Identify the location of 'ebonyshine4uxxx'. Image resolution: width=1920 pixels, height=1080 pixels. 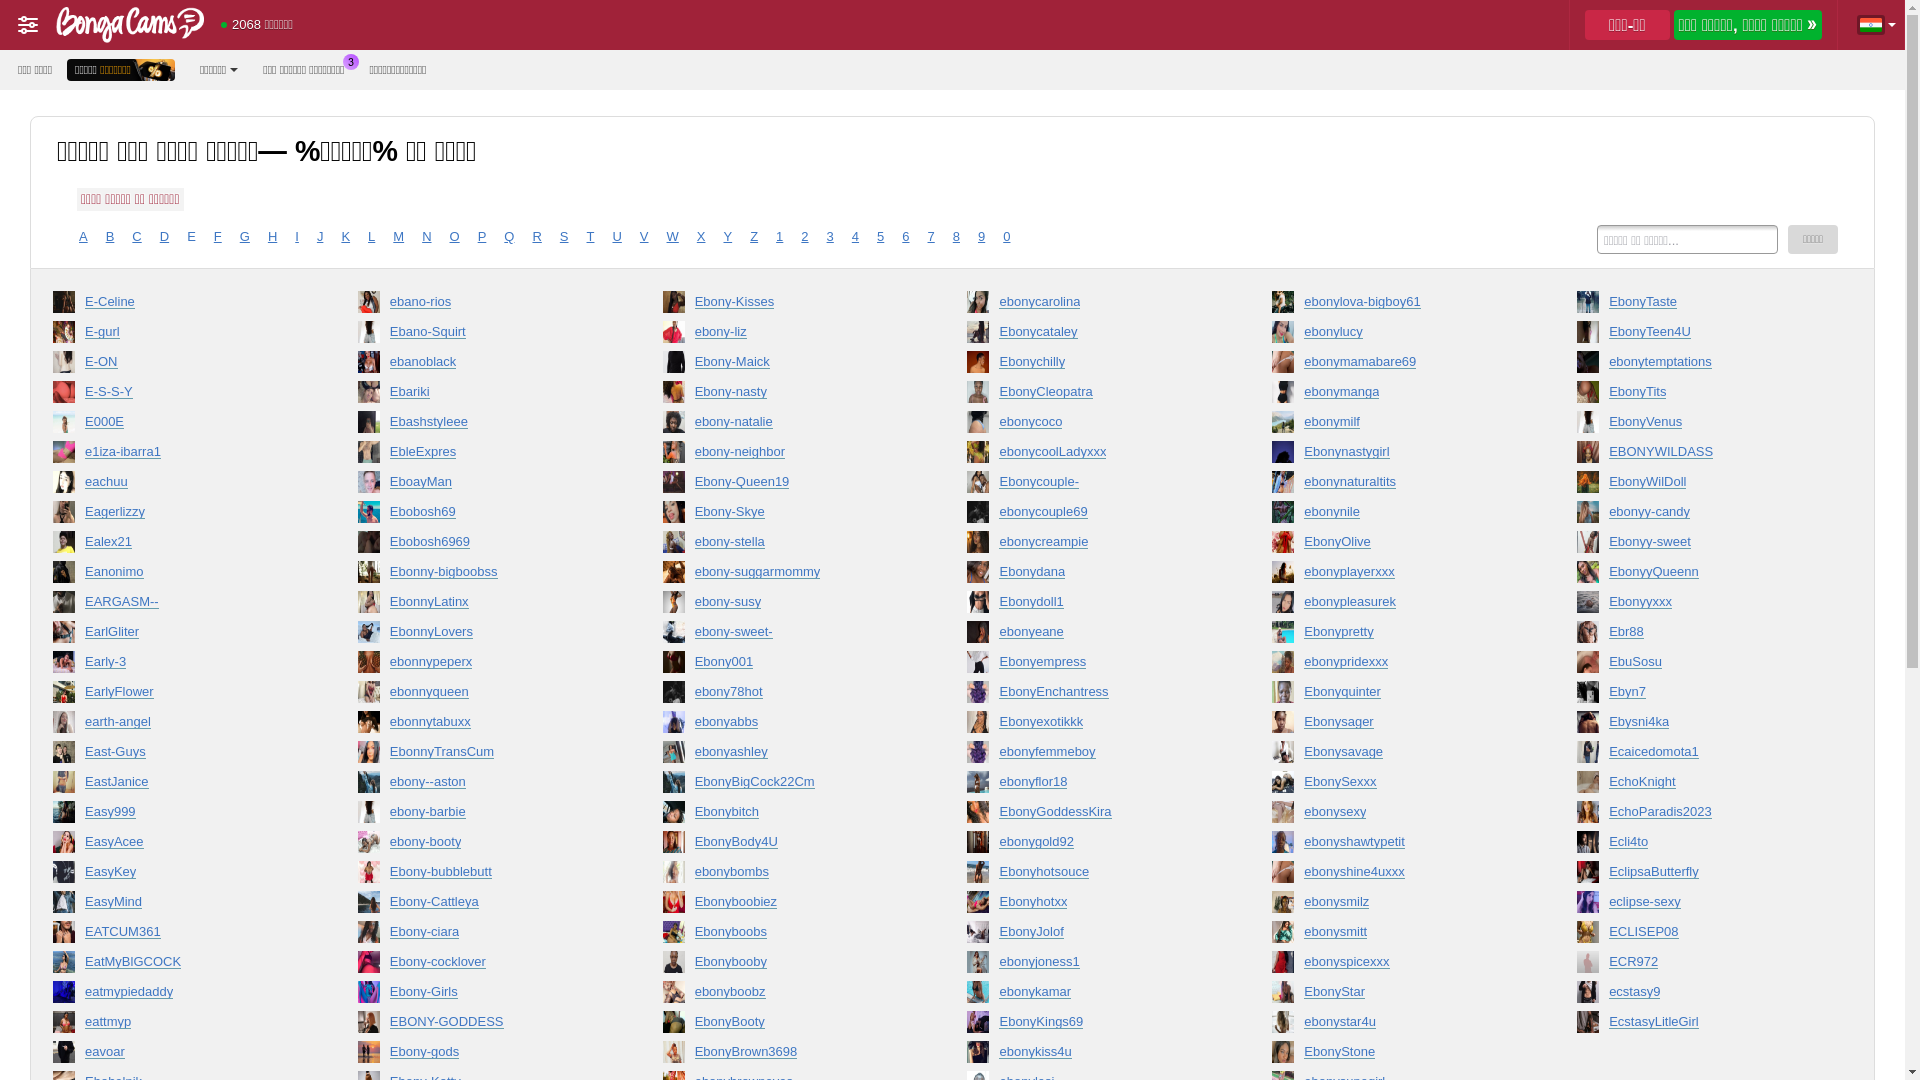
(1395, 874).